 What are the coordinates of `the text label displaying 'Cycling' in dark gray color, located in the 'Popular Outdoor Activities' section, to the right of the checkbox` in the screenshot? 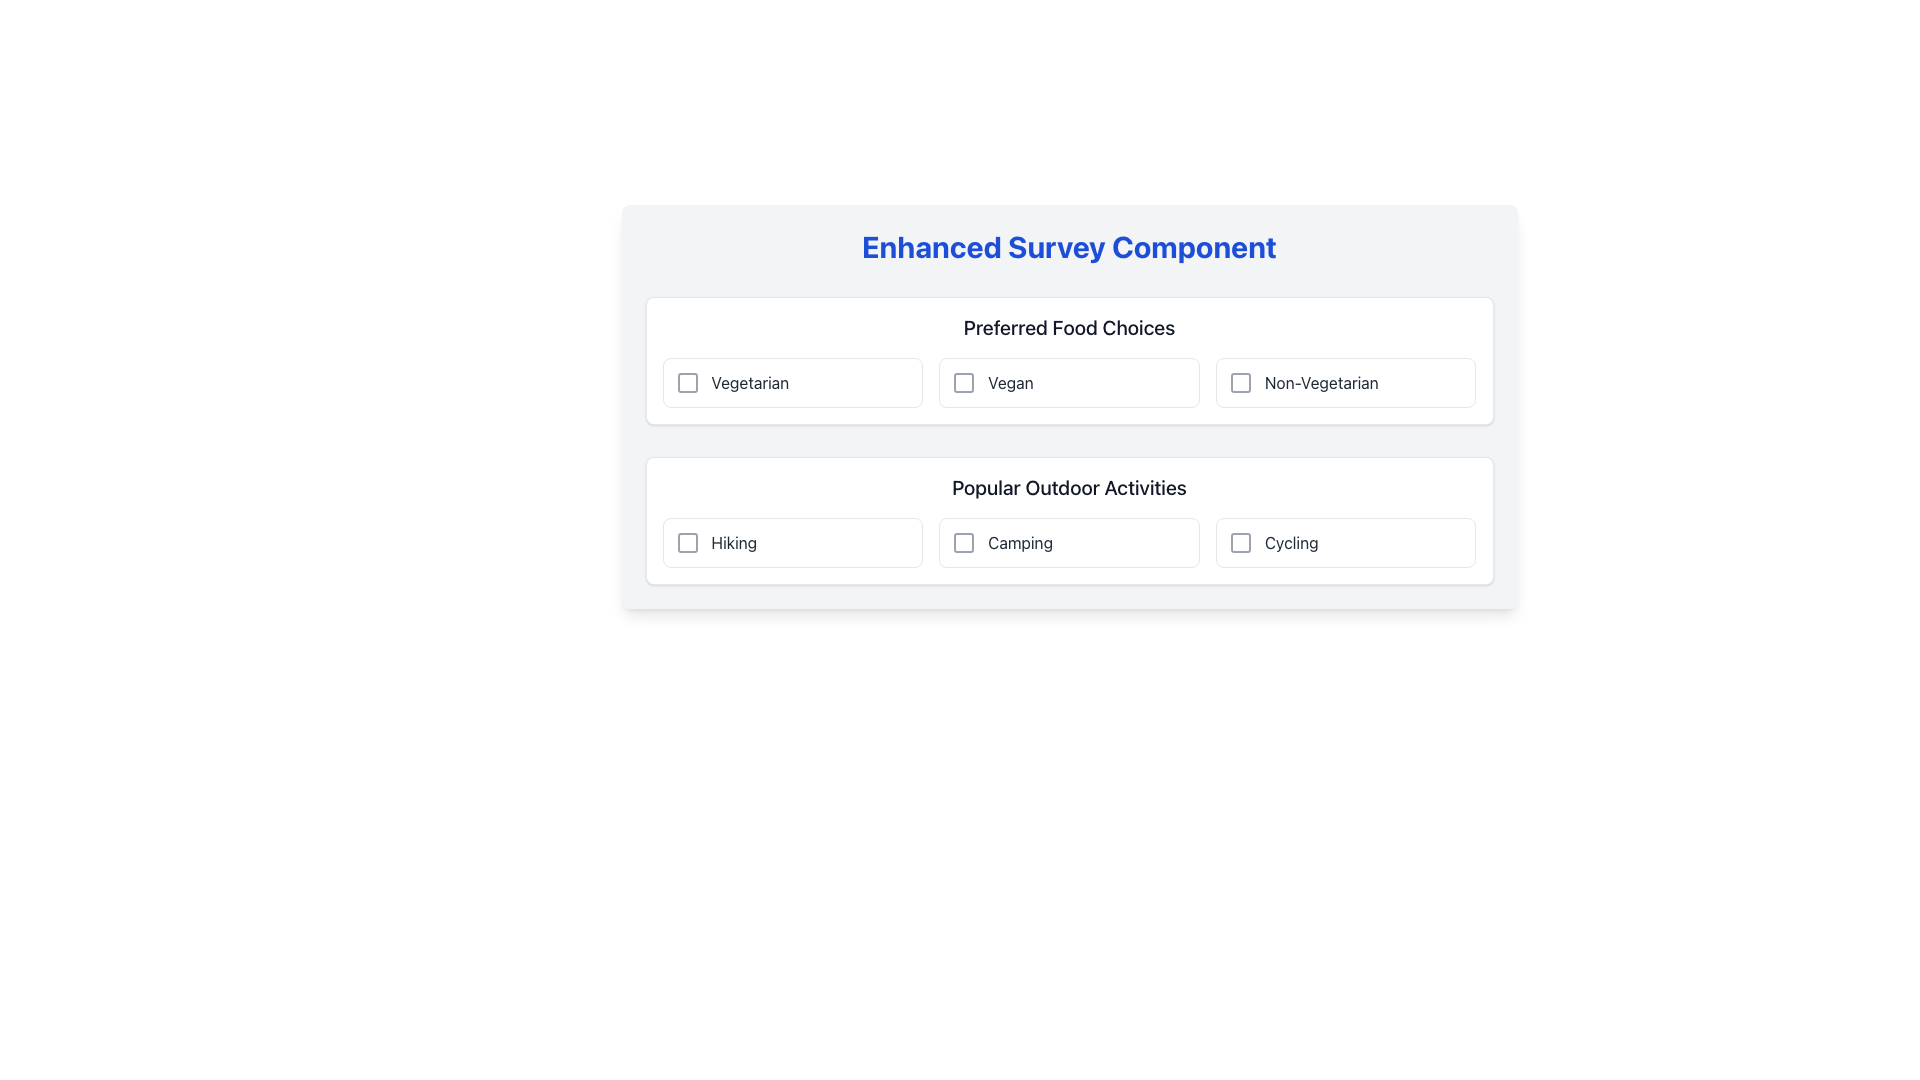 It's located at (1291, 543).